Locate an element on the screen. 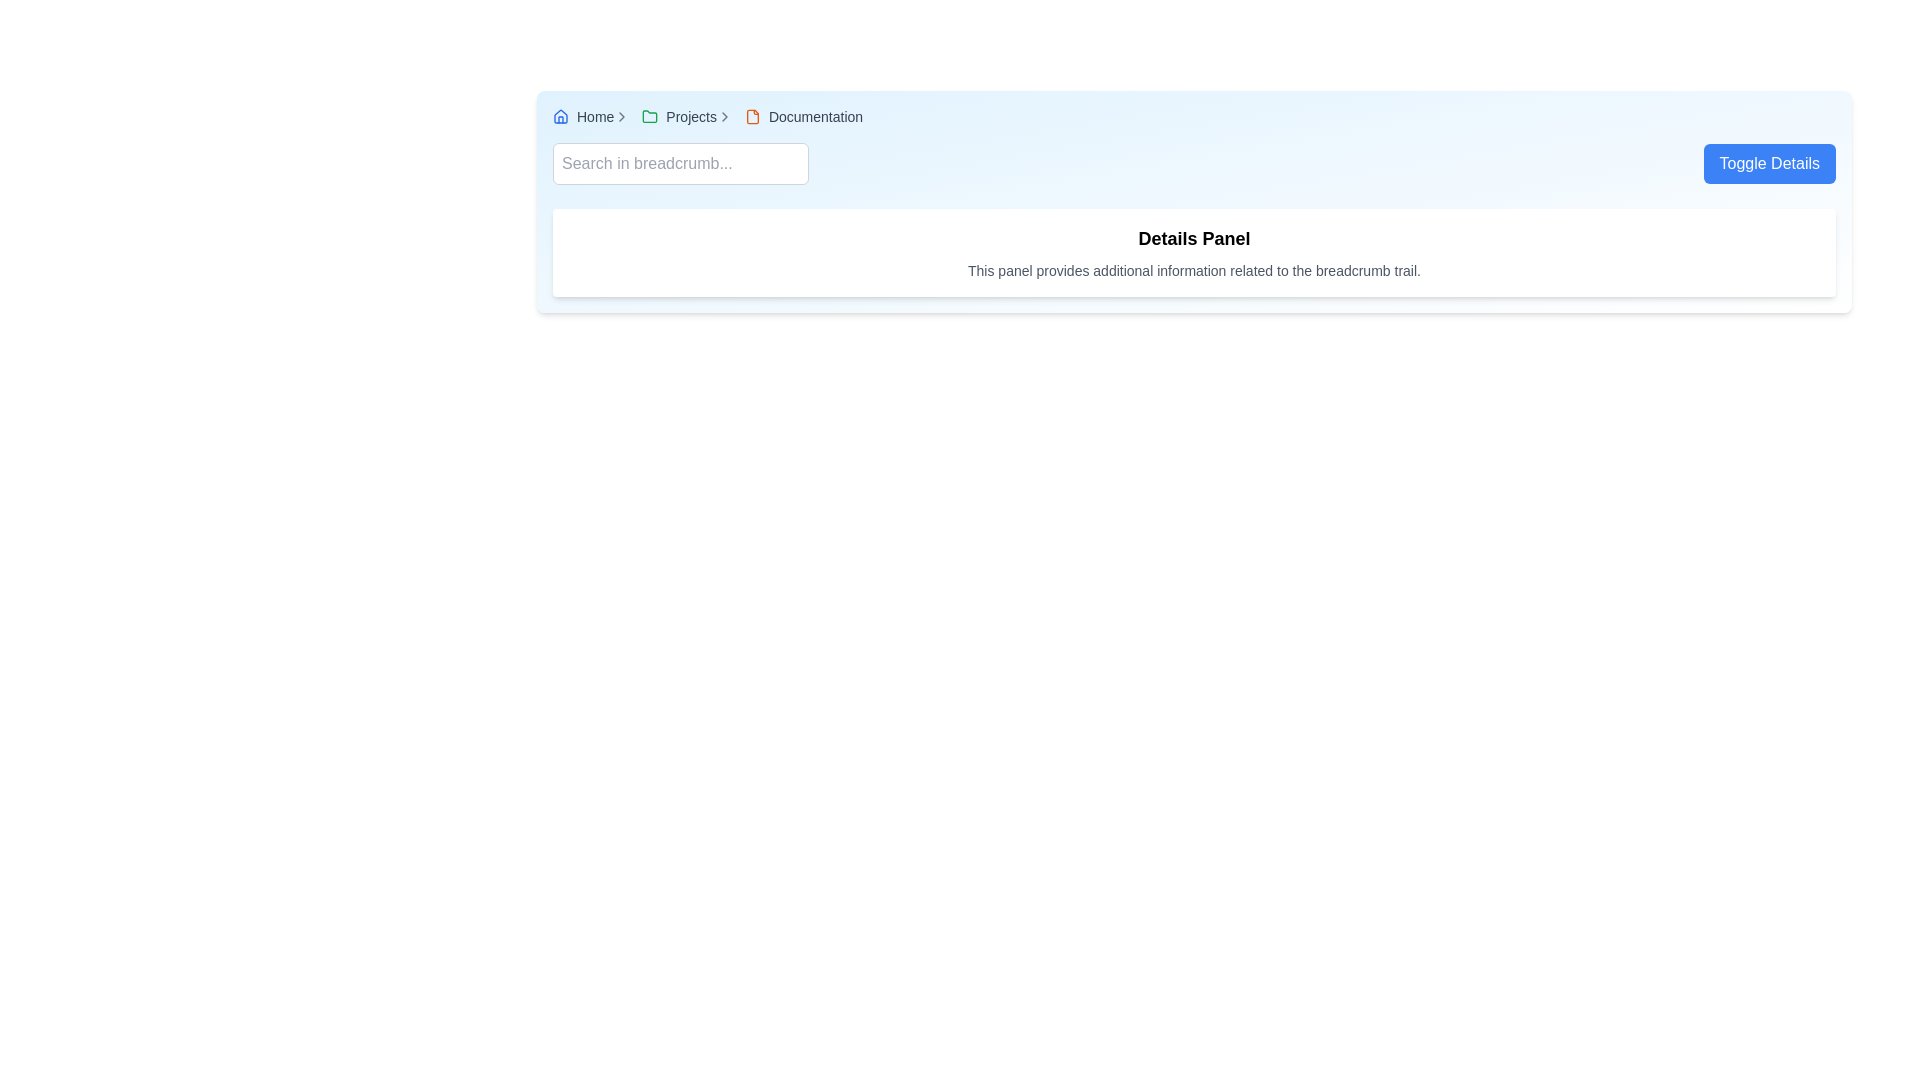 Image resolution: width=1920 pixels, height=1080 pixels. the 'Documentation' hyperlink in the breadcrumb navigation bar, which follows the 'Projects' item and is preceded by an orange file icon is located at coordinates (804, 116).